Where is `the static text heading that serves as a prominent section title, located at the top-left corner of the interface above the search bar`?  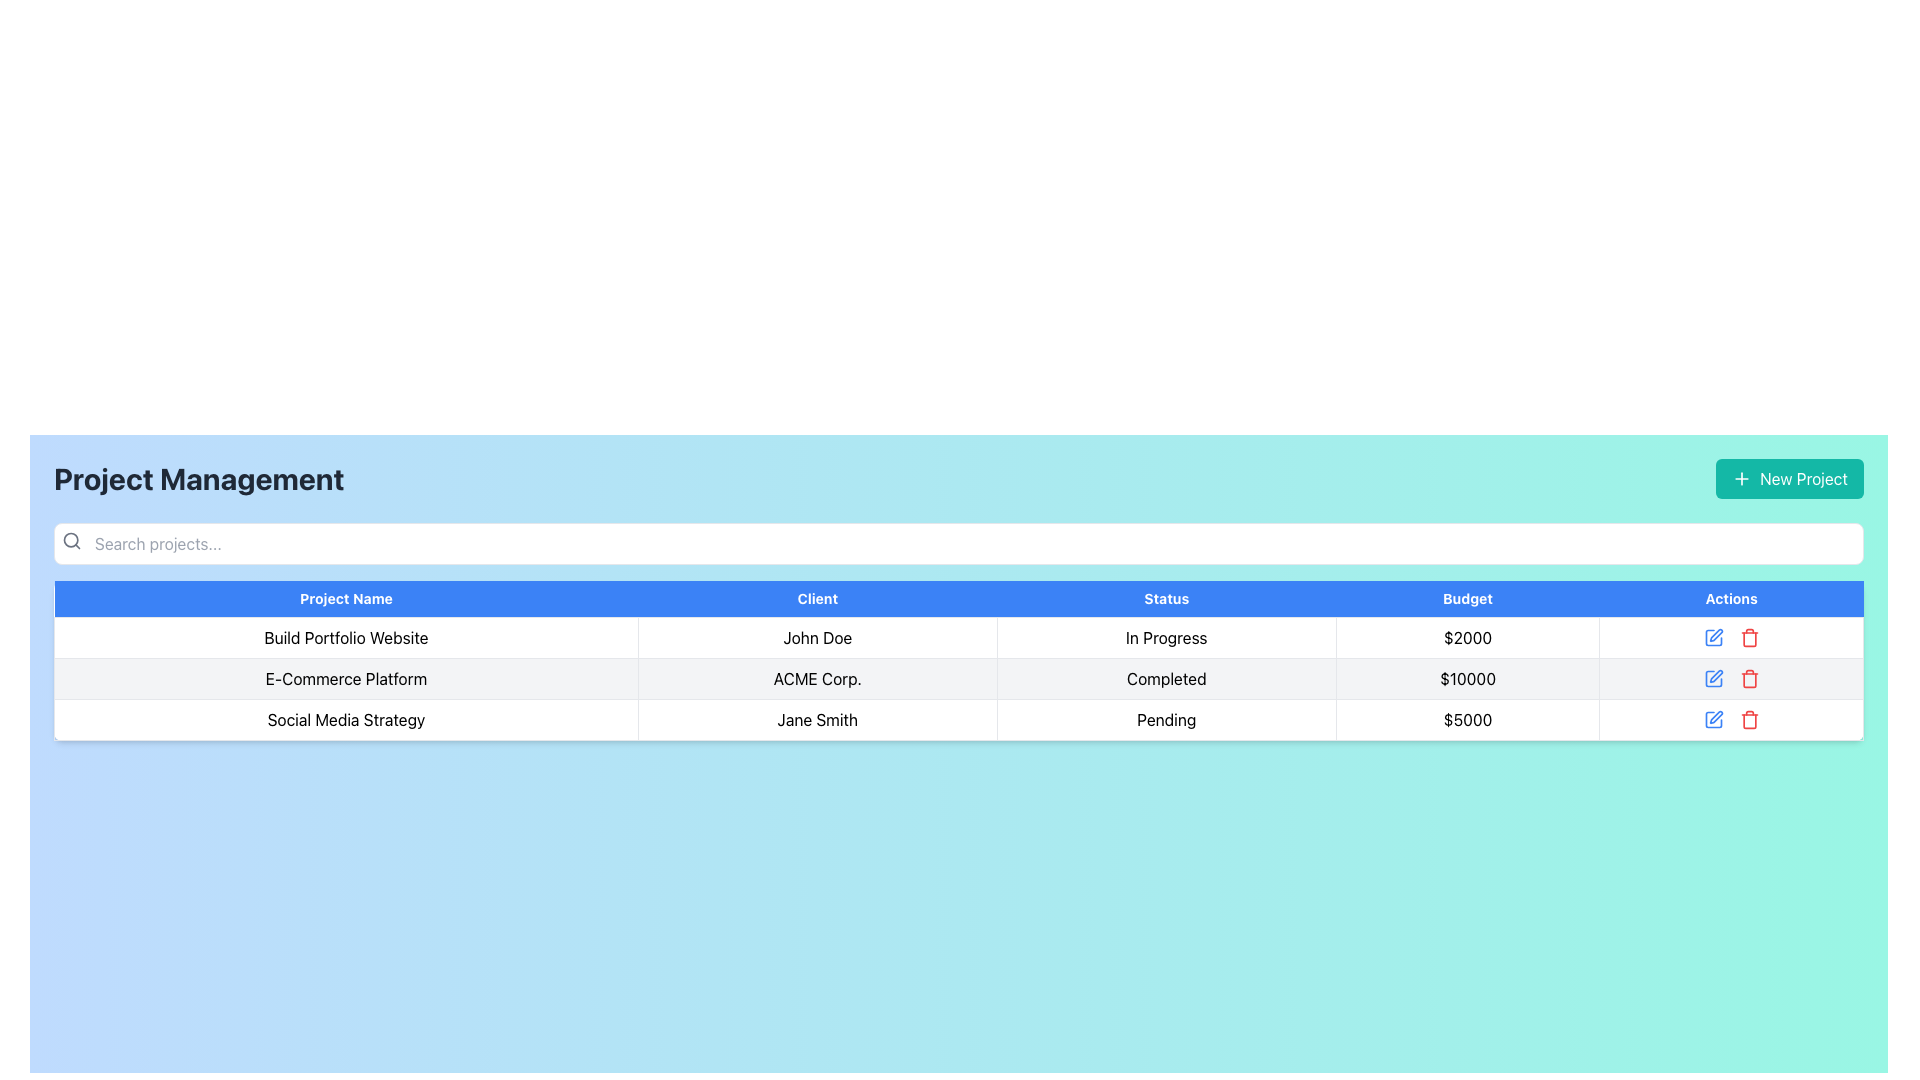 the static text heading that serves as a prominent section title, located at the top-left corner of the interface above the search bar is located at coordinates (199, 478).